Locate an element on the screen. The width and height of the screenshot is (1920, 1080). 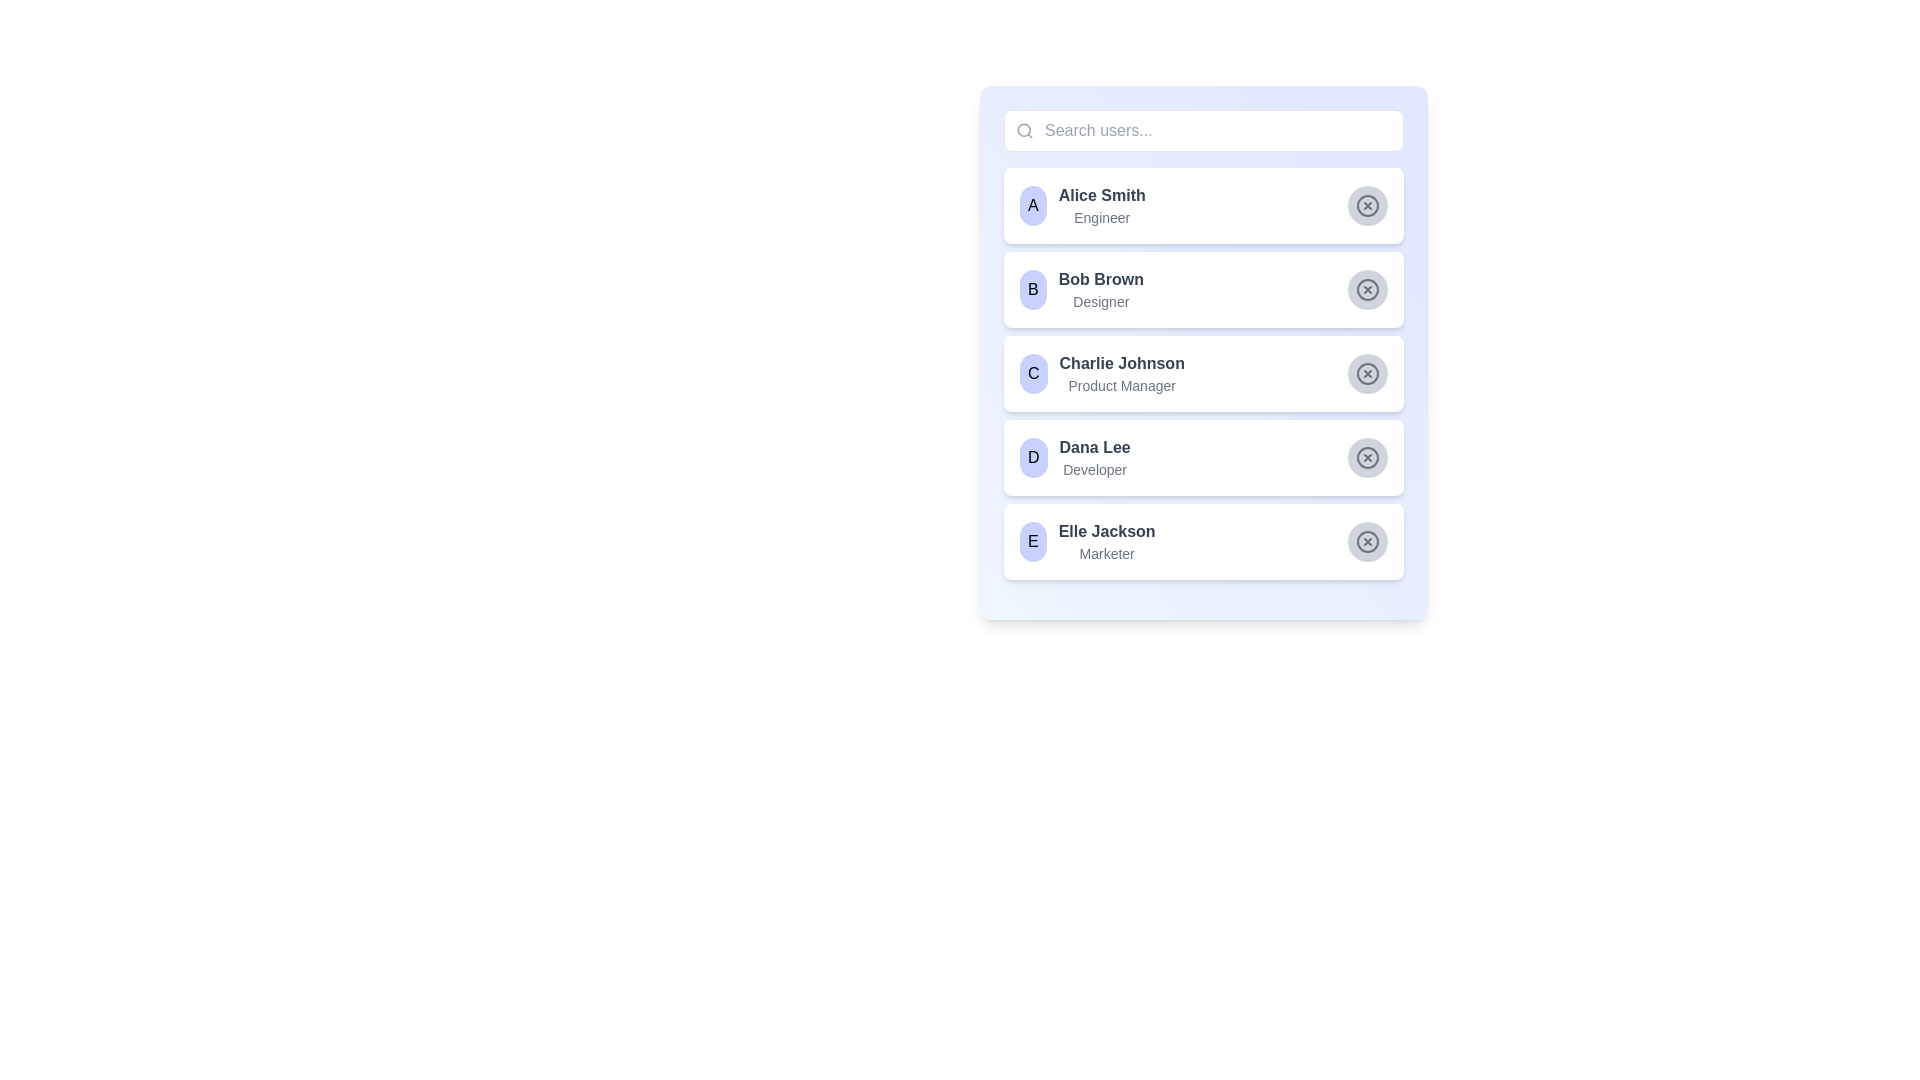
to select the user profile card for 'Alice Smith', which features a circular profile placeholder with 'A' and is the first entry in a vertical list of user cards is located at coordinates (1203, 205).